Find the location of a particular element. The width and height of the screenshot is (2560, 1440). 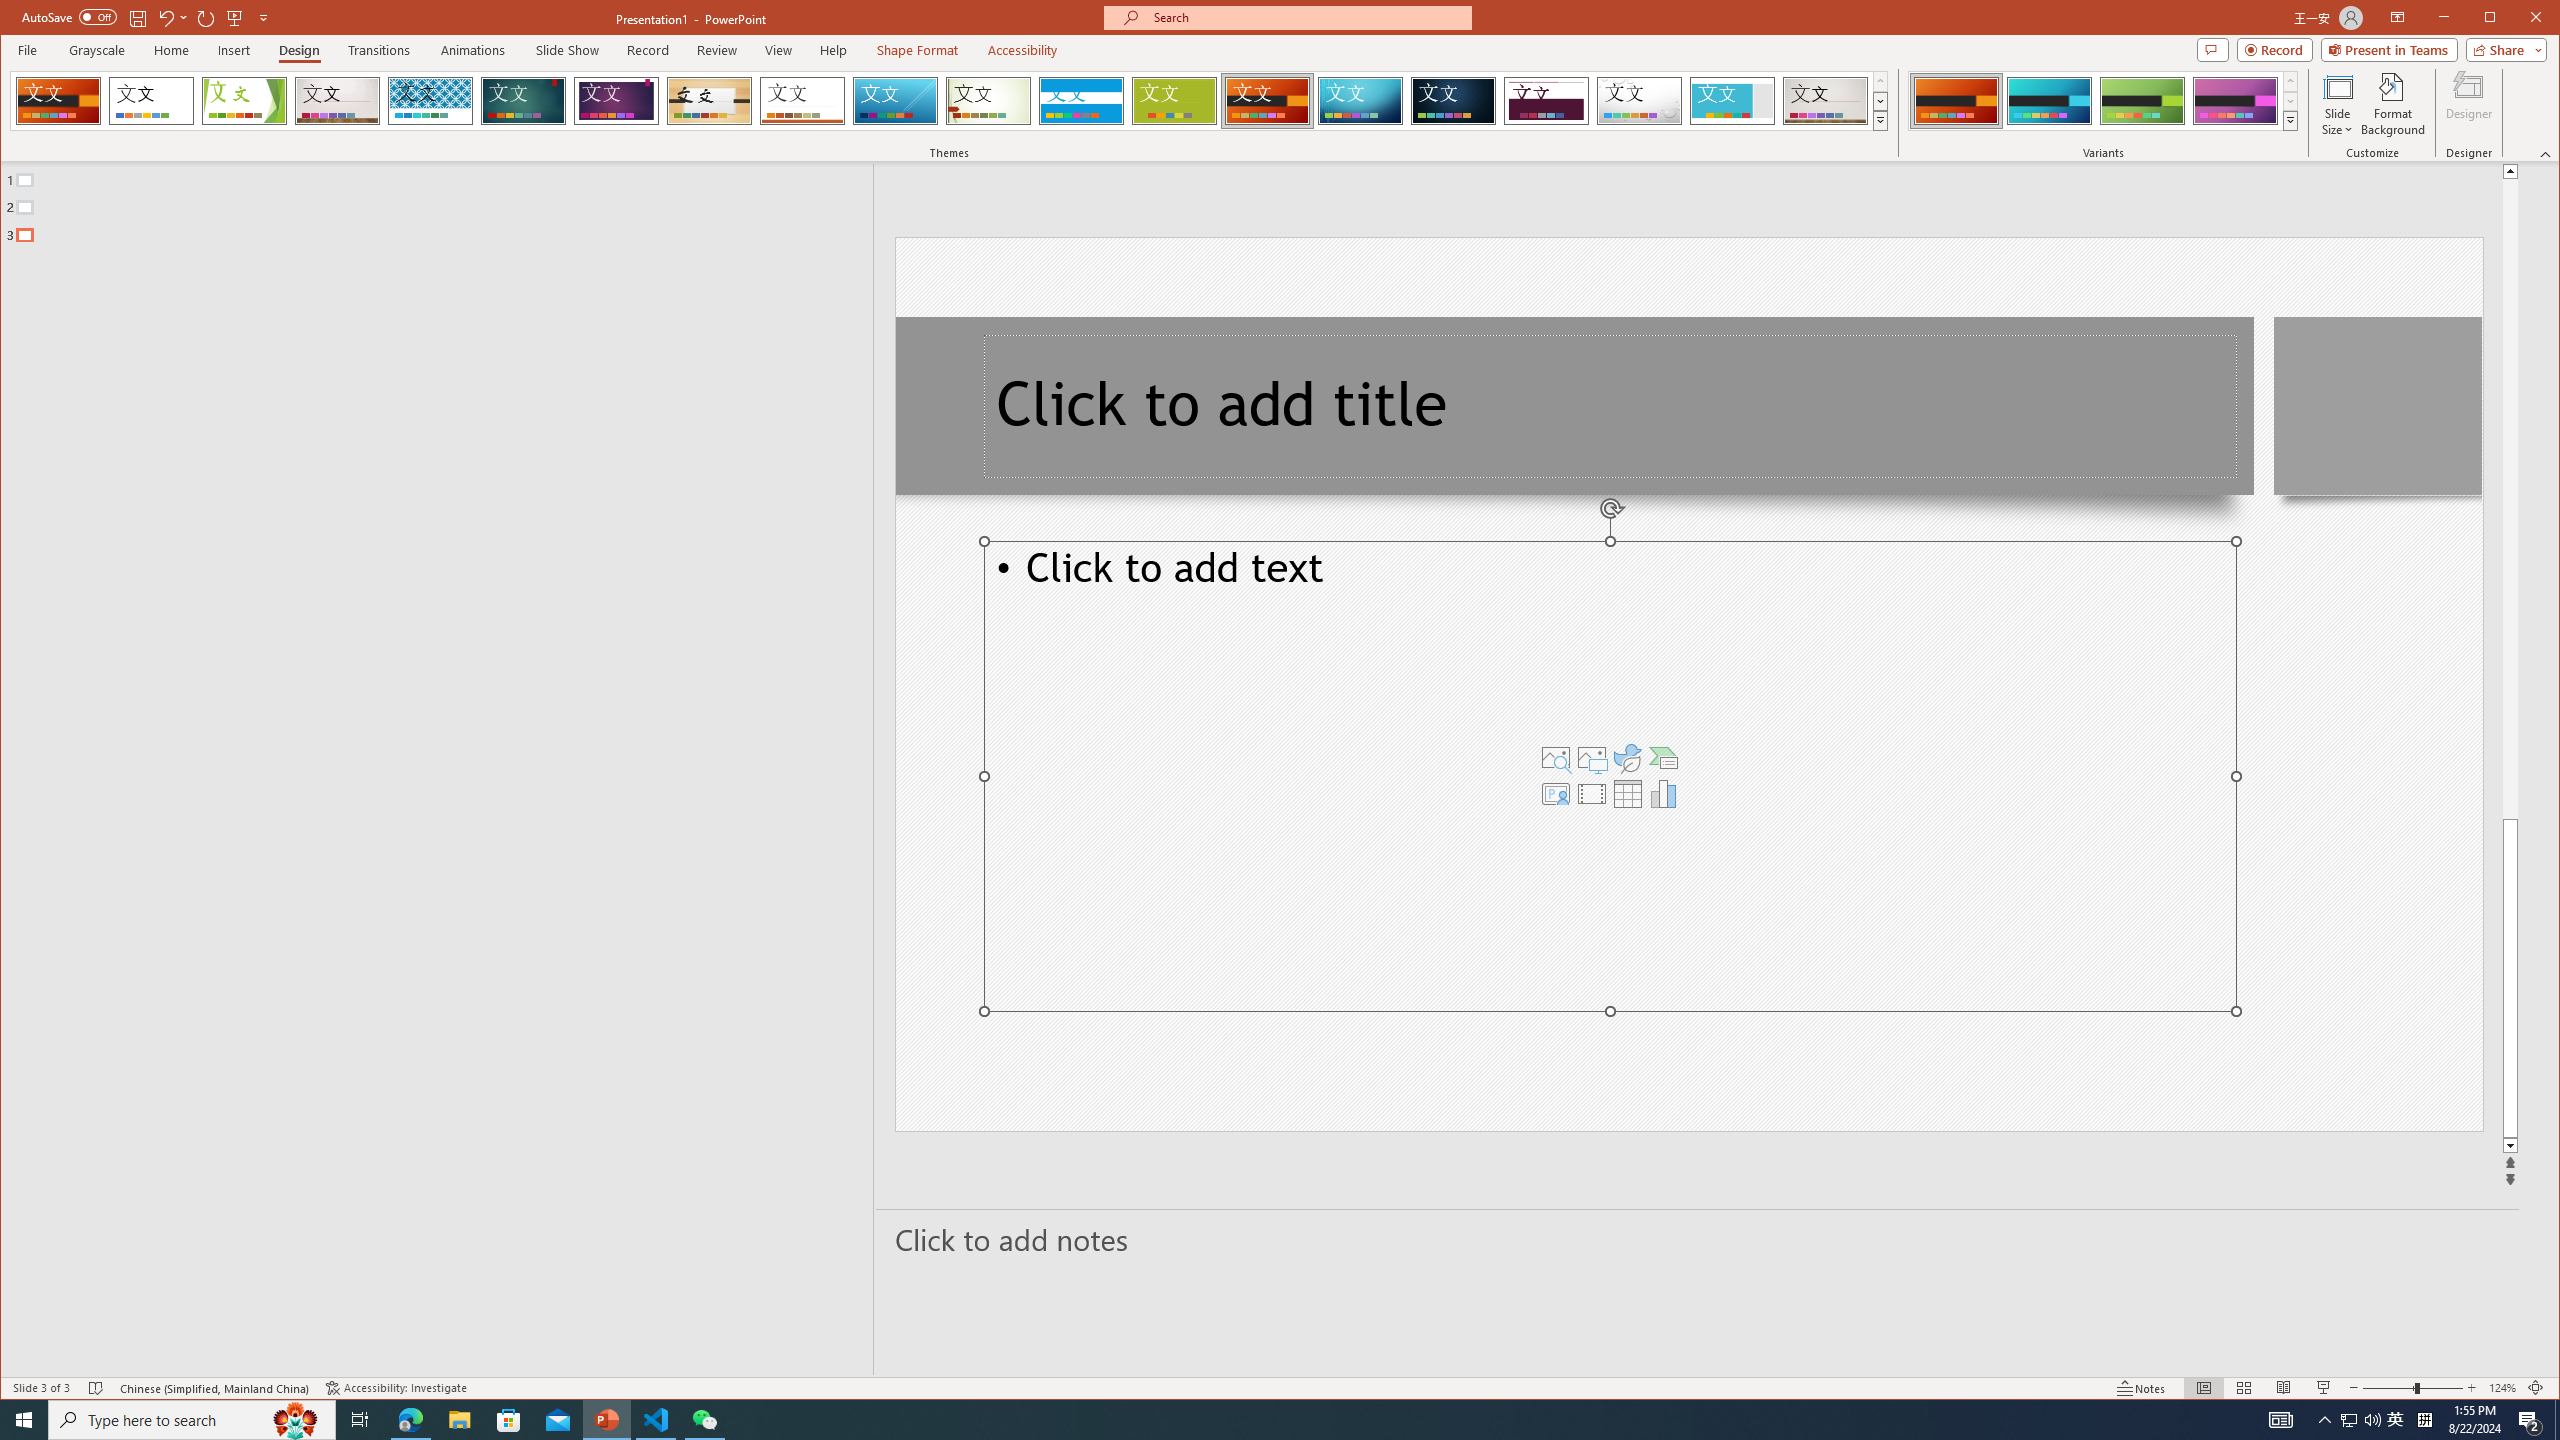

'Integral' is located at coordinates (429, 100).